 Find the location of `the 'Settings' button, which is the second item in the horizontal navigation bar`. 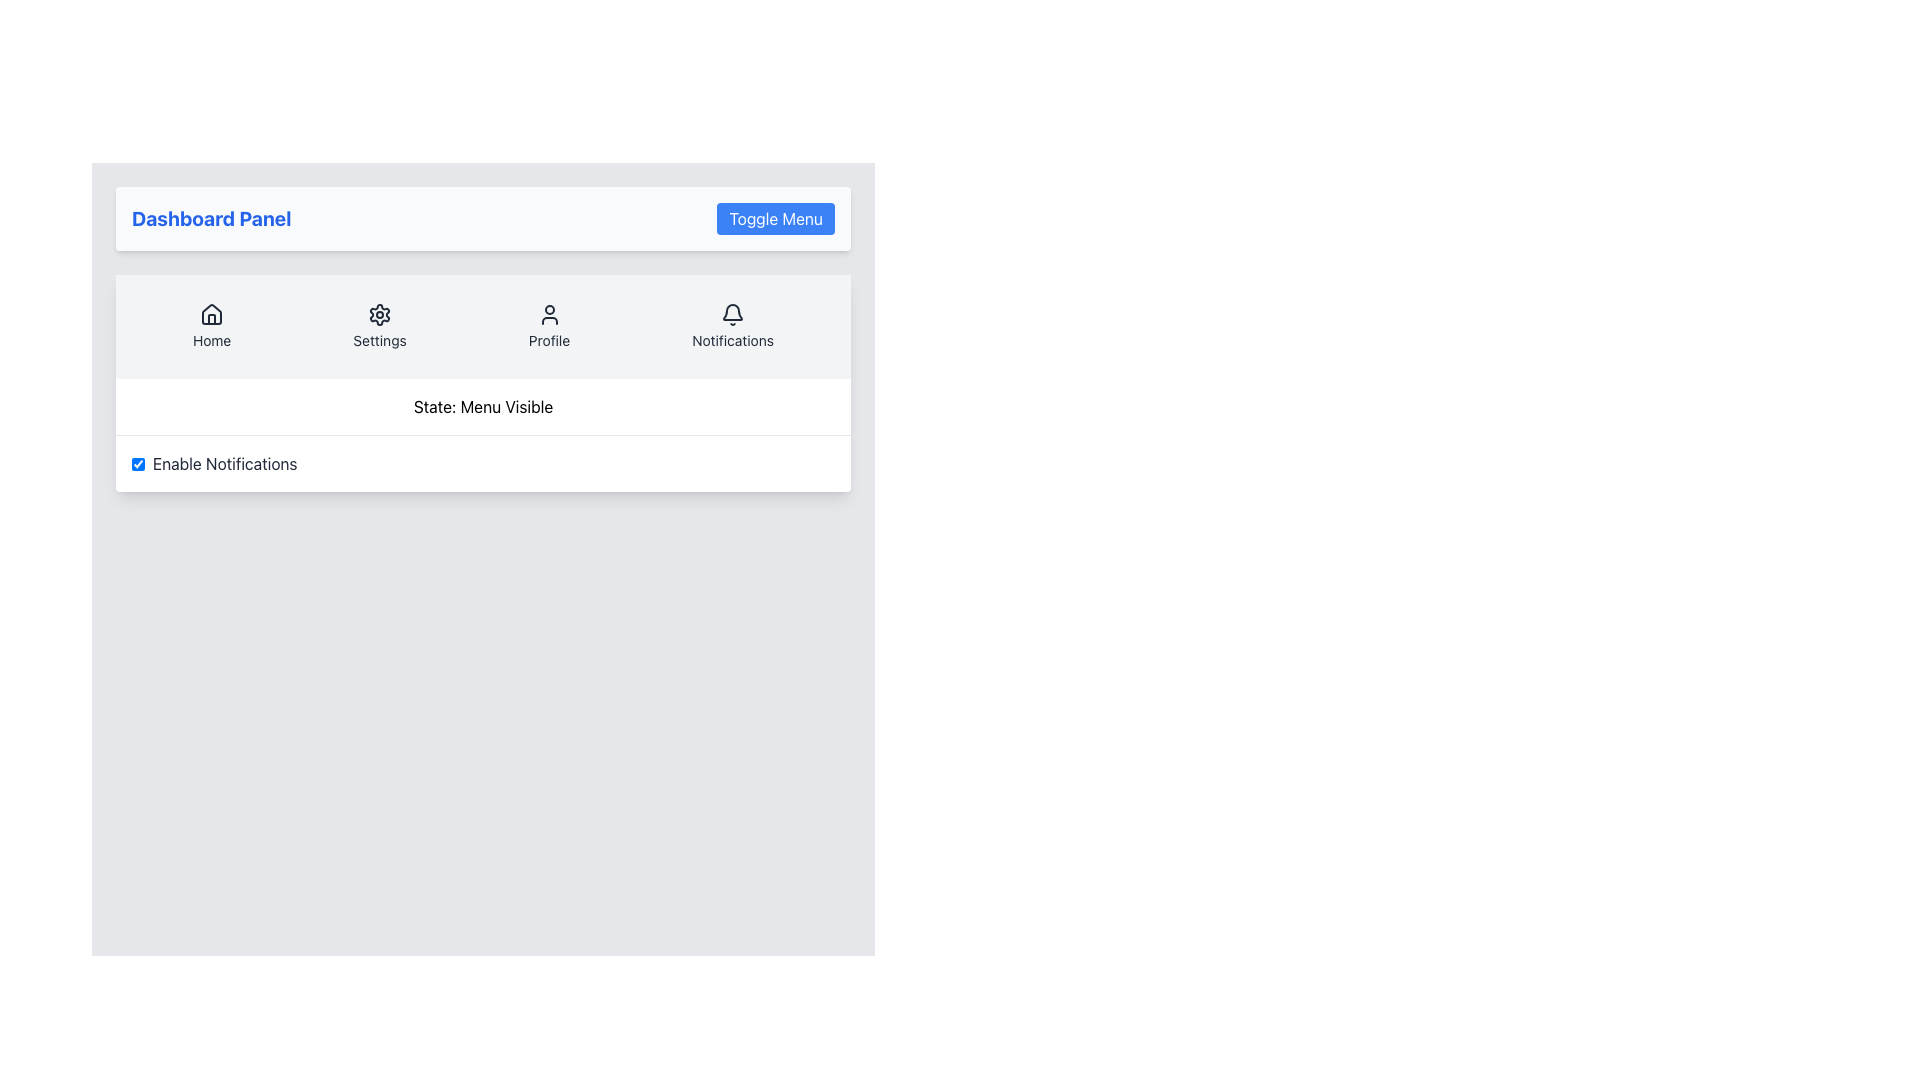

the 'Settings' button, which is the second item in the horizontal navigation bar is located at coordinates (380, 326).